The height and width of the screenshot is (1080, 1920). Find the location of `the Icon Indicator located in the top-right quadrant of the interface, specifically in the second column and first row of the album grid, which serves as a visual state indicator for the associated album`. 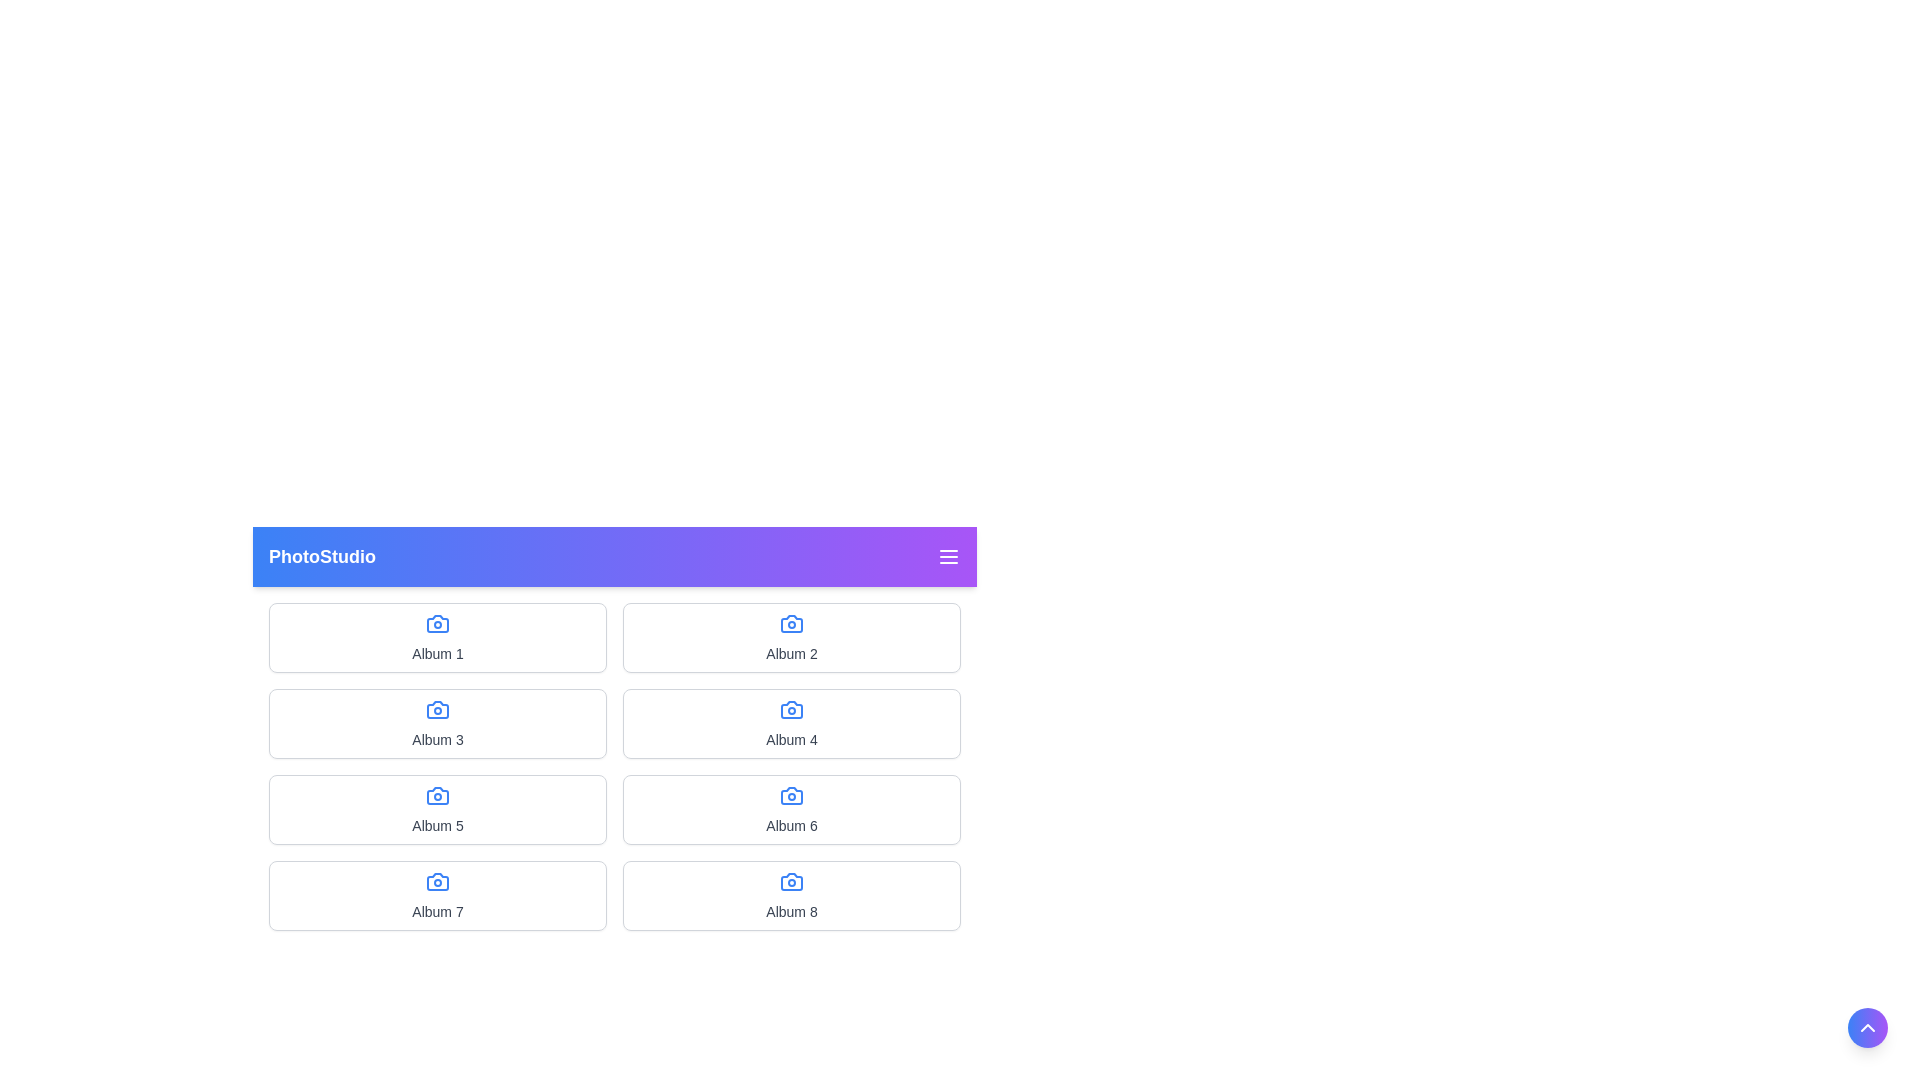

the Icon Indicator located in the top-right quadrant of the interface, specifically in the second column and first row of the album grid, which serves as a visual state indicator for the associated album is located at coordinates (791, 623).